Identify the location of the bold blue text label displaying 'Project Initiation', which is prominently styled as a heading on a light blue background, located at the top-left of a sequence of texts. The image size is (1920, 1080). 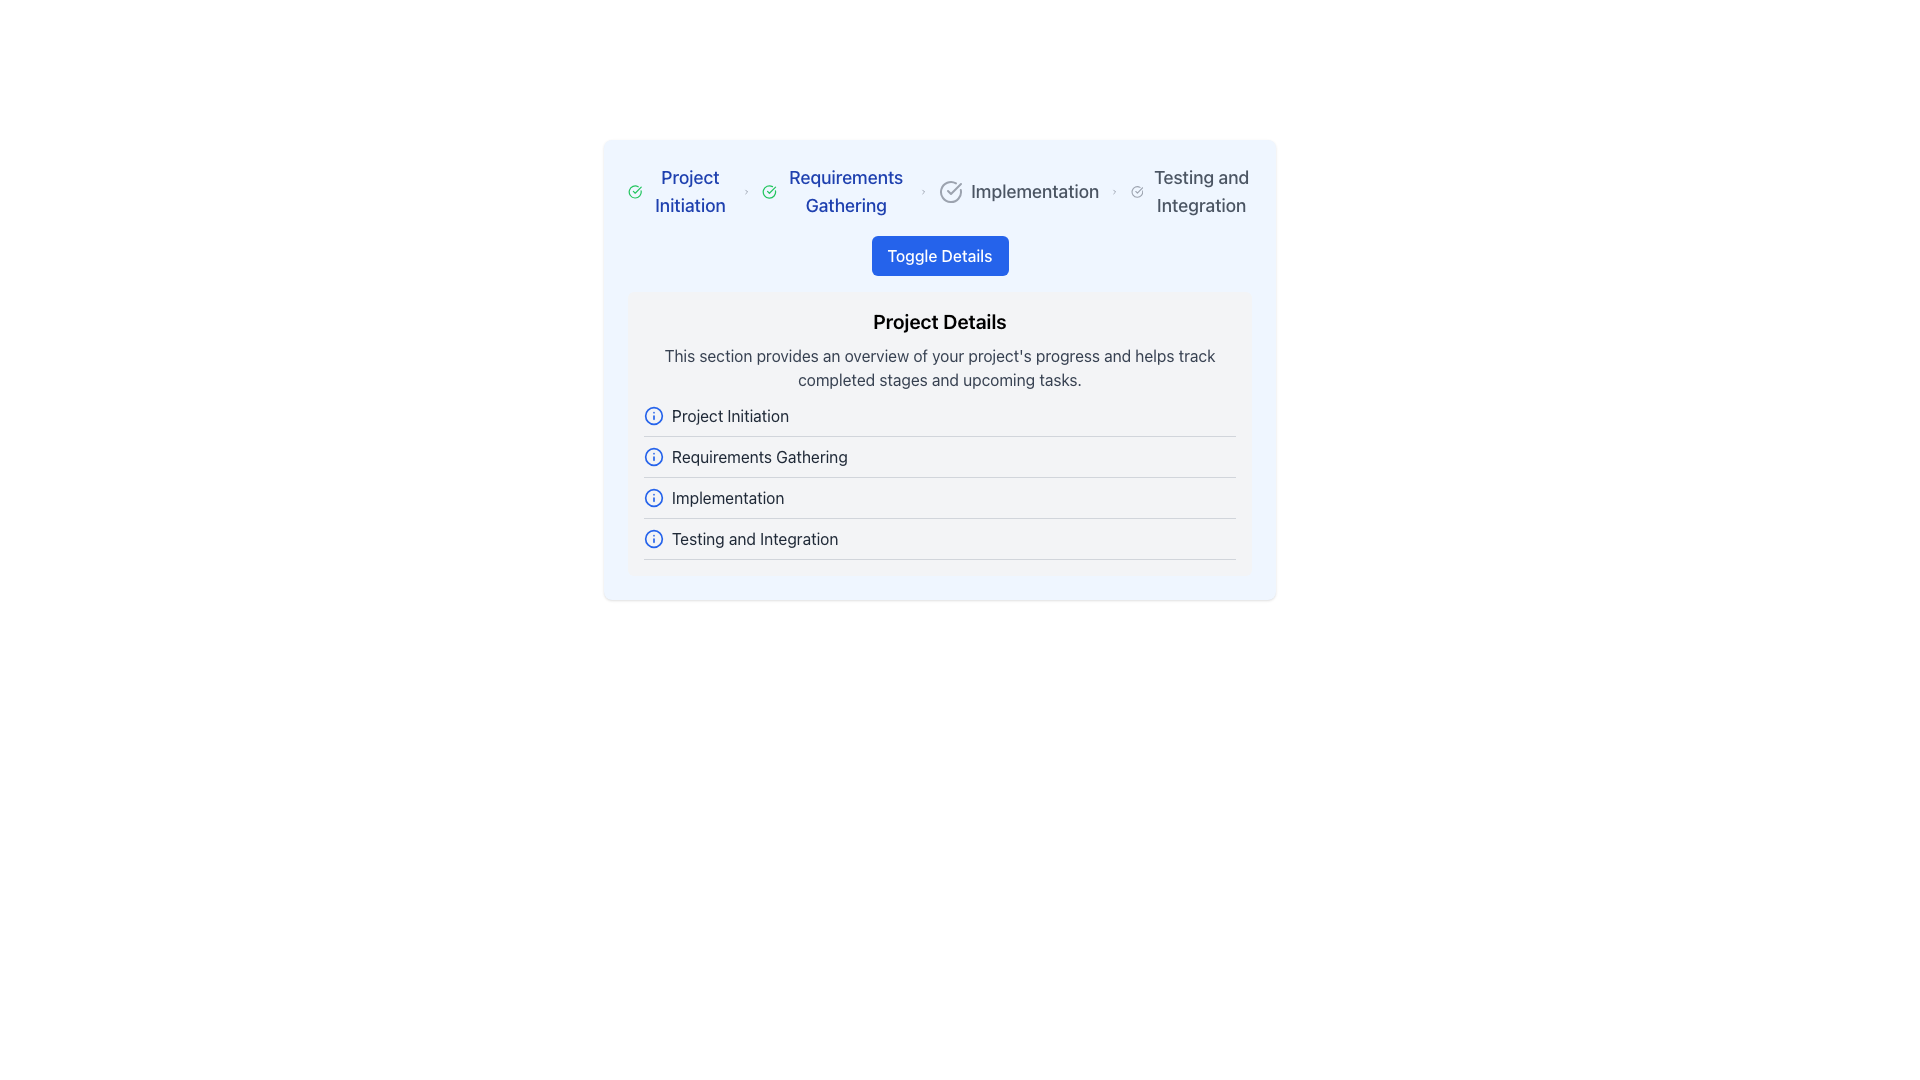
(690, 192).